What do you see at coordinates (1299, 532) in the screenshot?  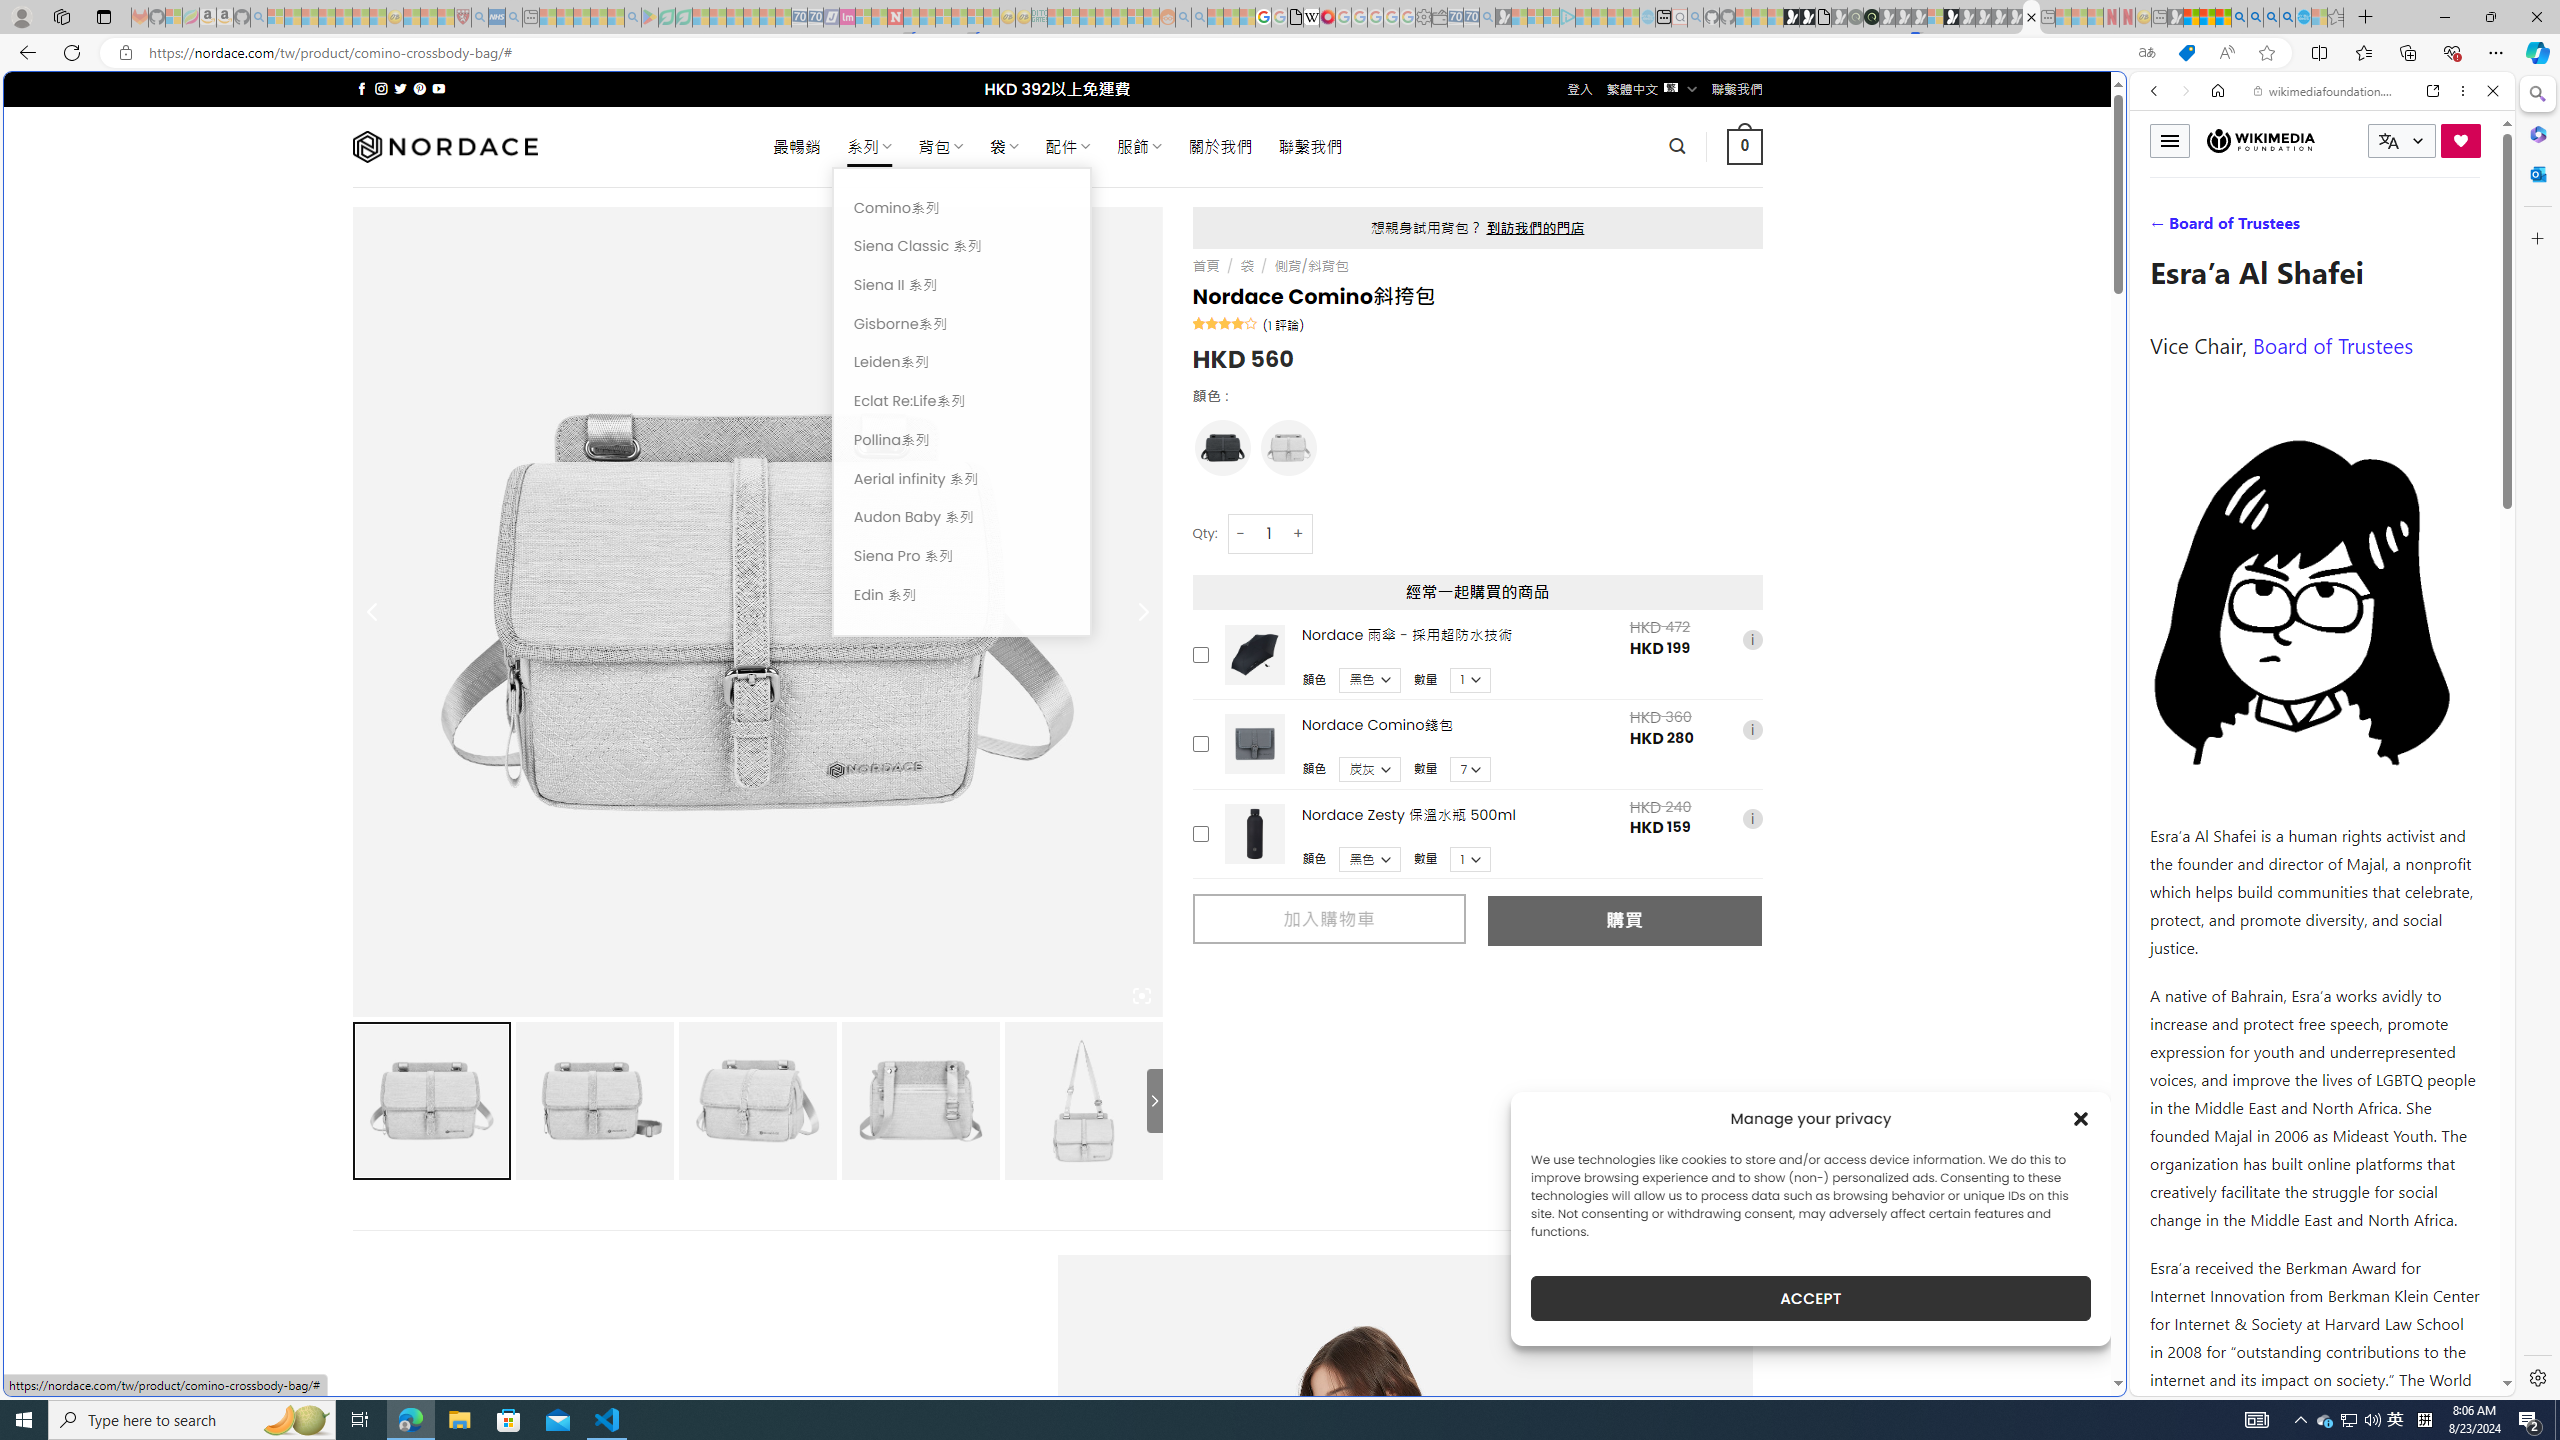 I see `'+'` at bounding box center [1299, 532].